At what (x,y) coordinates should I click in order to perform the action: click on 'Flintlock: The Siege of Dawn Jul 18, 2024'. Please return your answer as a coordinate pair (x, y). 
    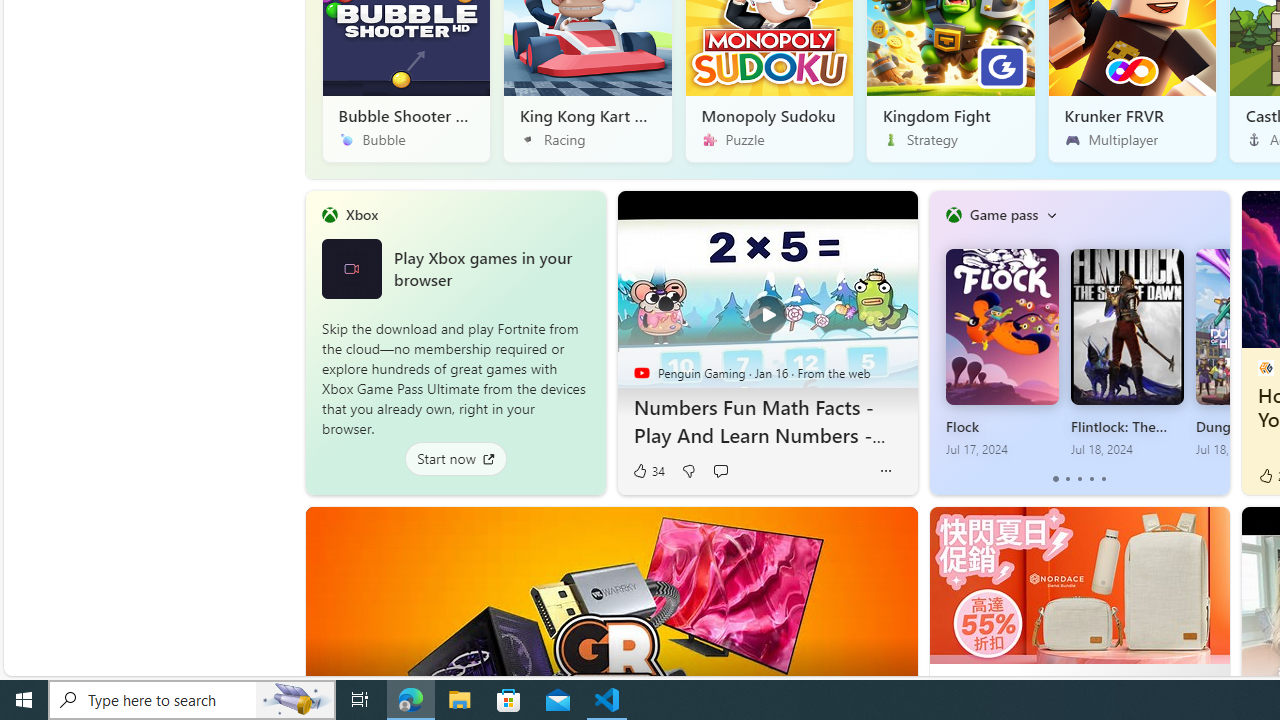
    Looking at the image, I should click on (1127, 352).